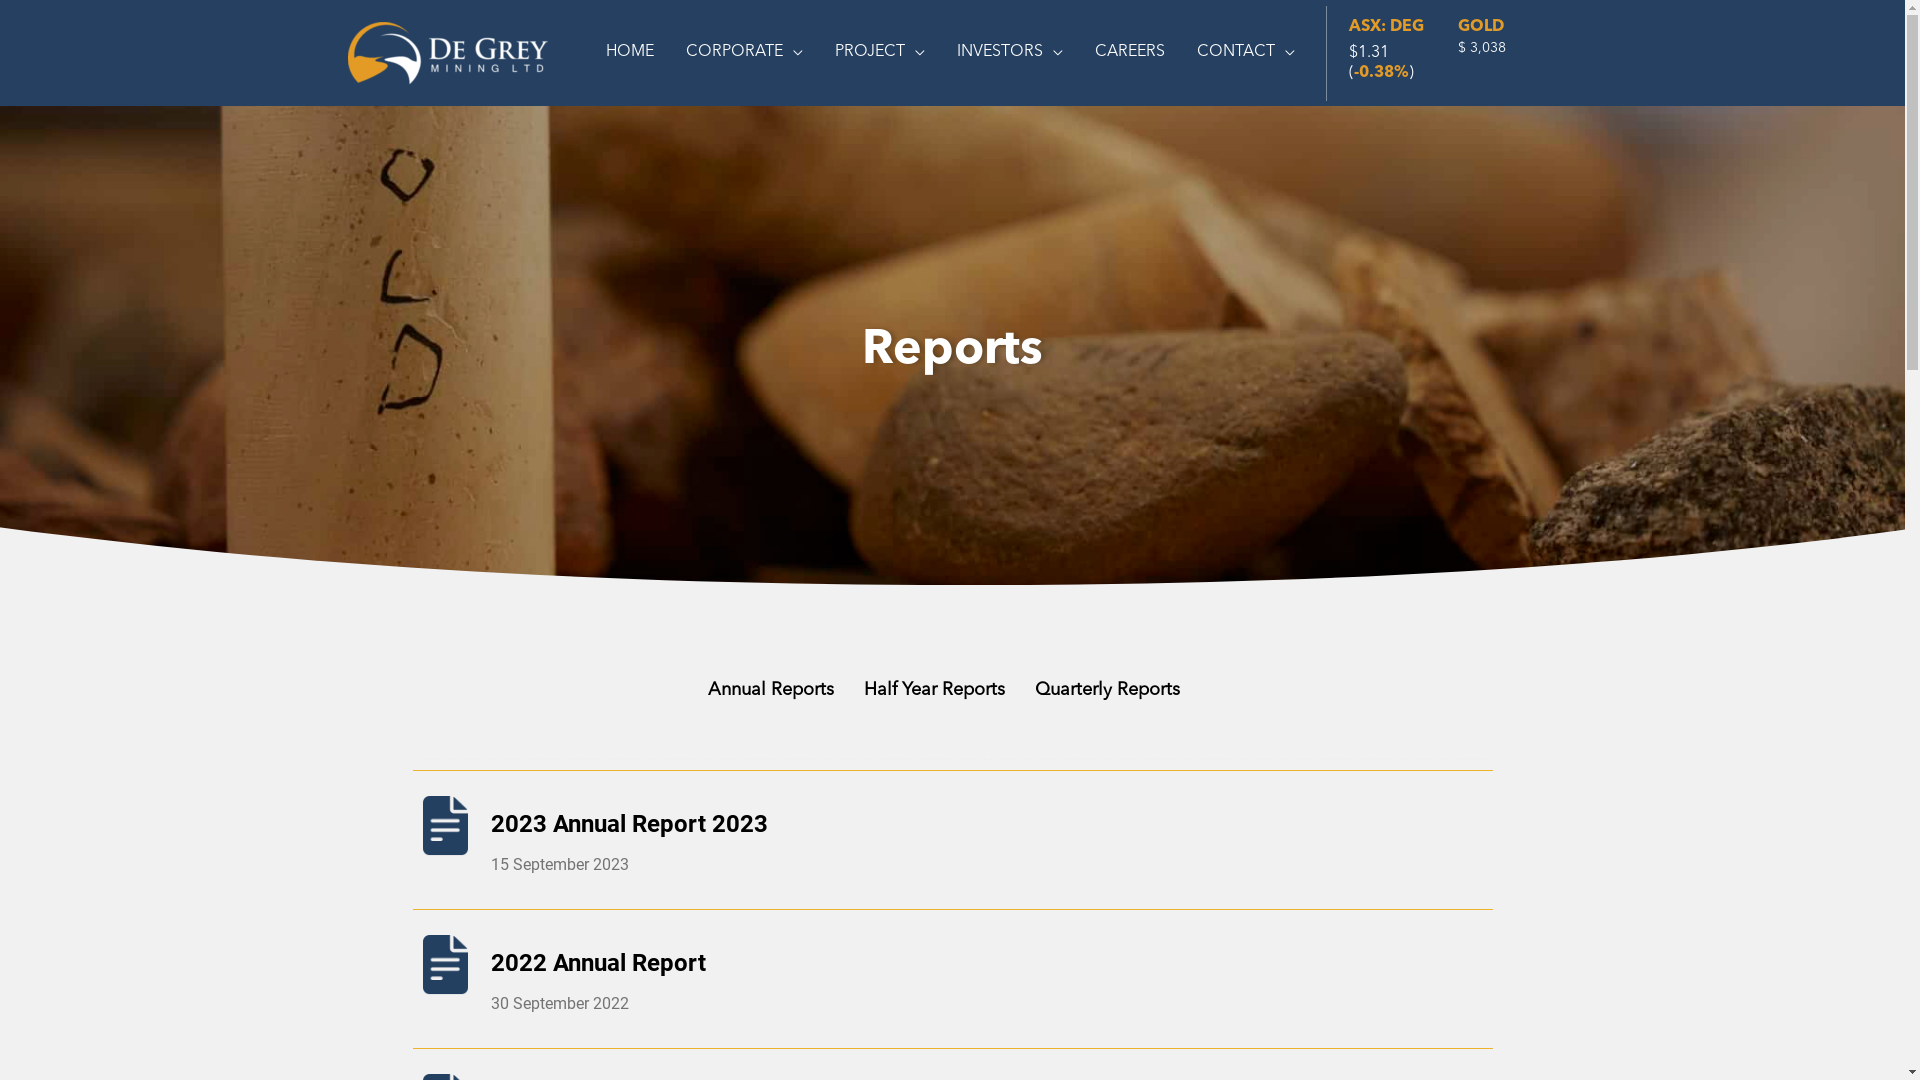 This screenshot has width=1920, height=1080. What do you see at coordinates (670, 52) in the screenshot?
I see `'CORPORATE'` at bounding box center [670, 52].